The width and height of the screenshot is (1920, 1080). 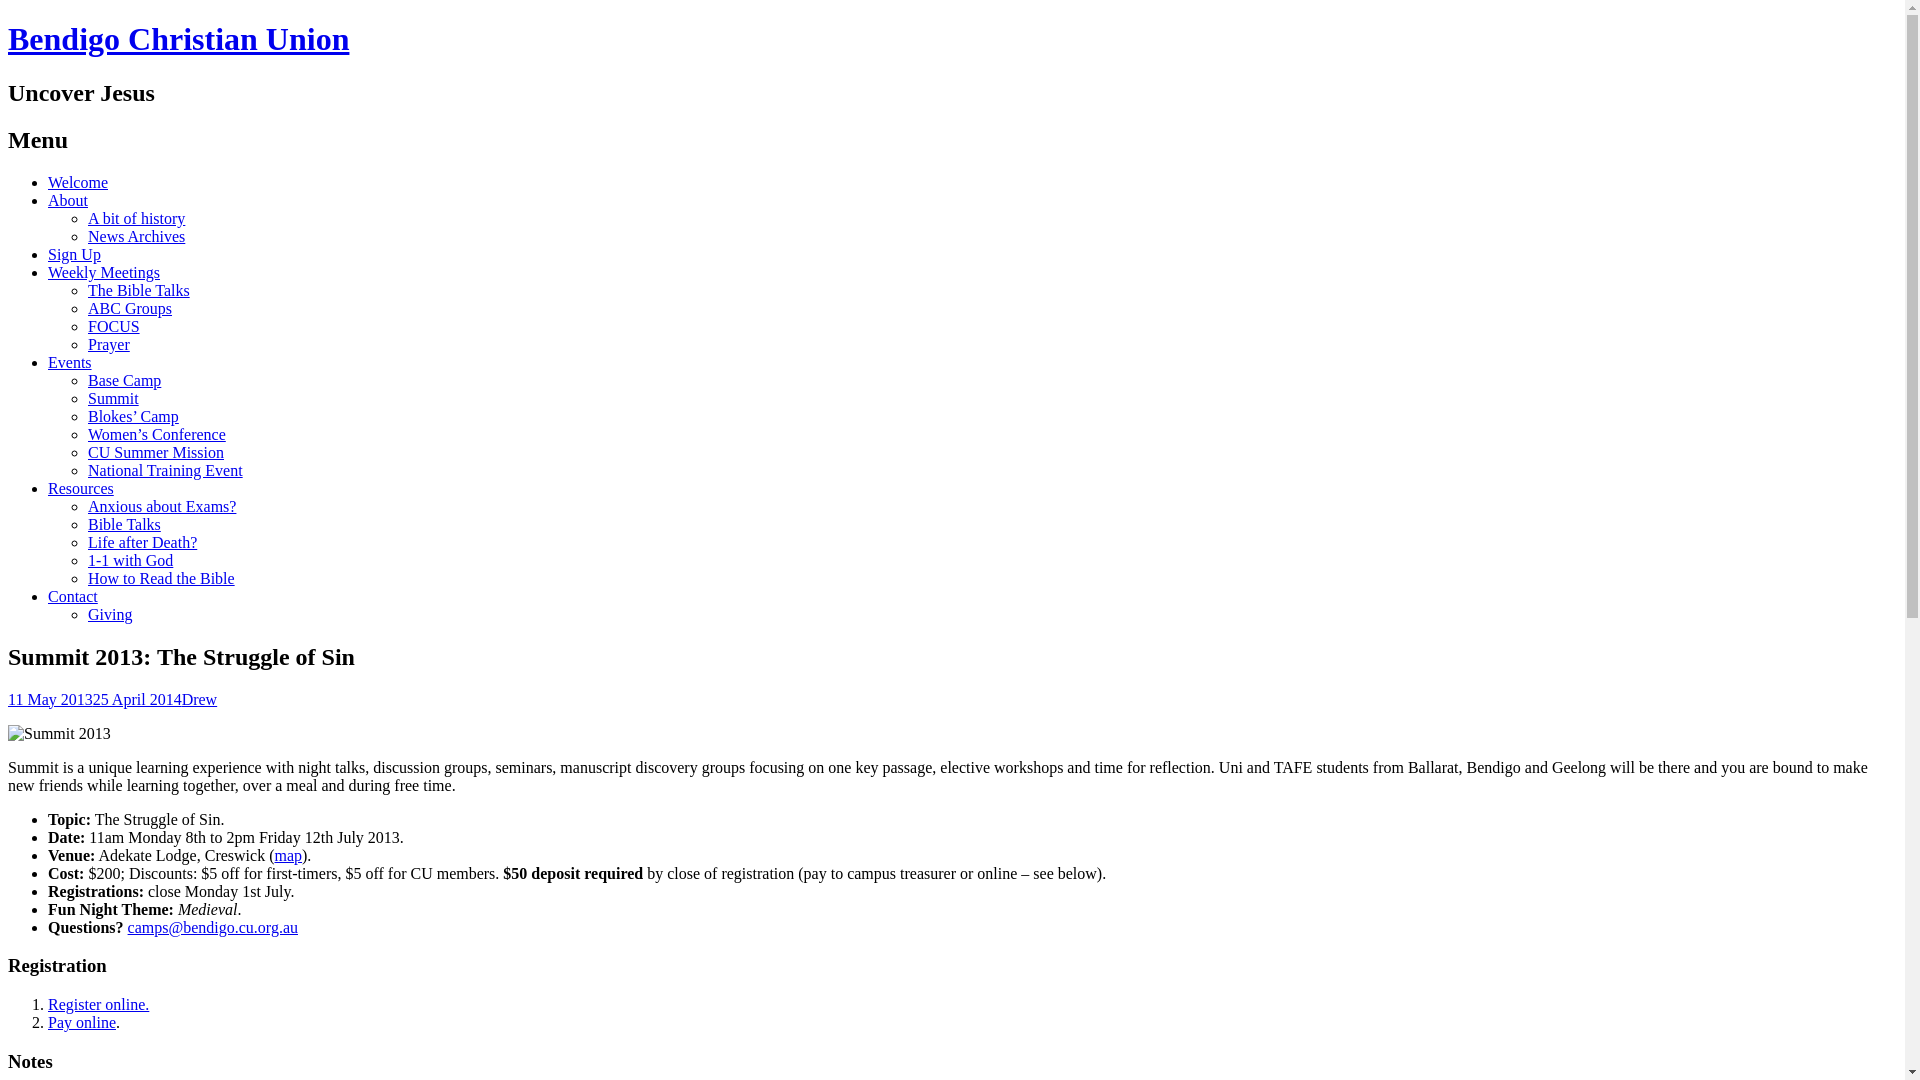 What do you see at coordinates (86, 343) in the screenshot?
I see `'Prayer'` at bounding box center [86, 343].